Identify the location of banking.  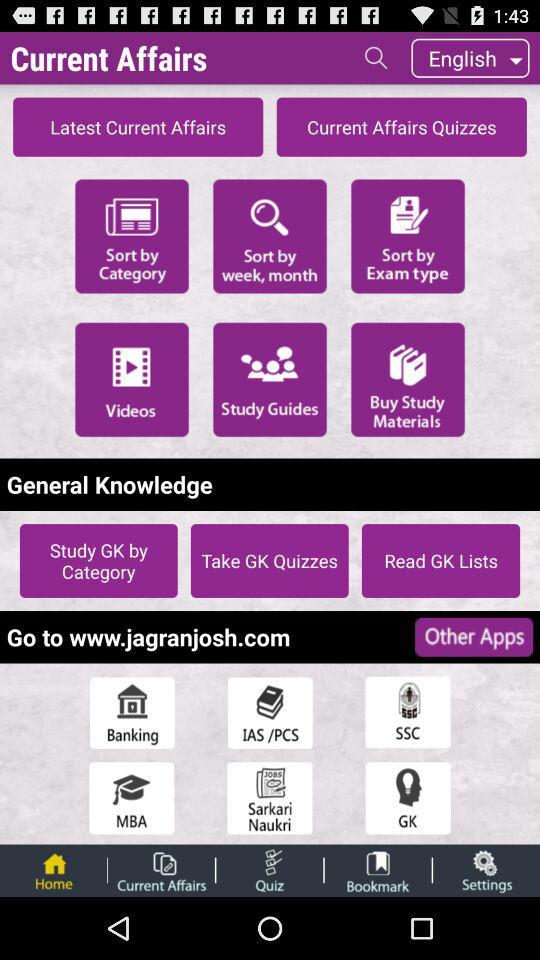
(131, 712).